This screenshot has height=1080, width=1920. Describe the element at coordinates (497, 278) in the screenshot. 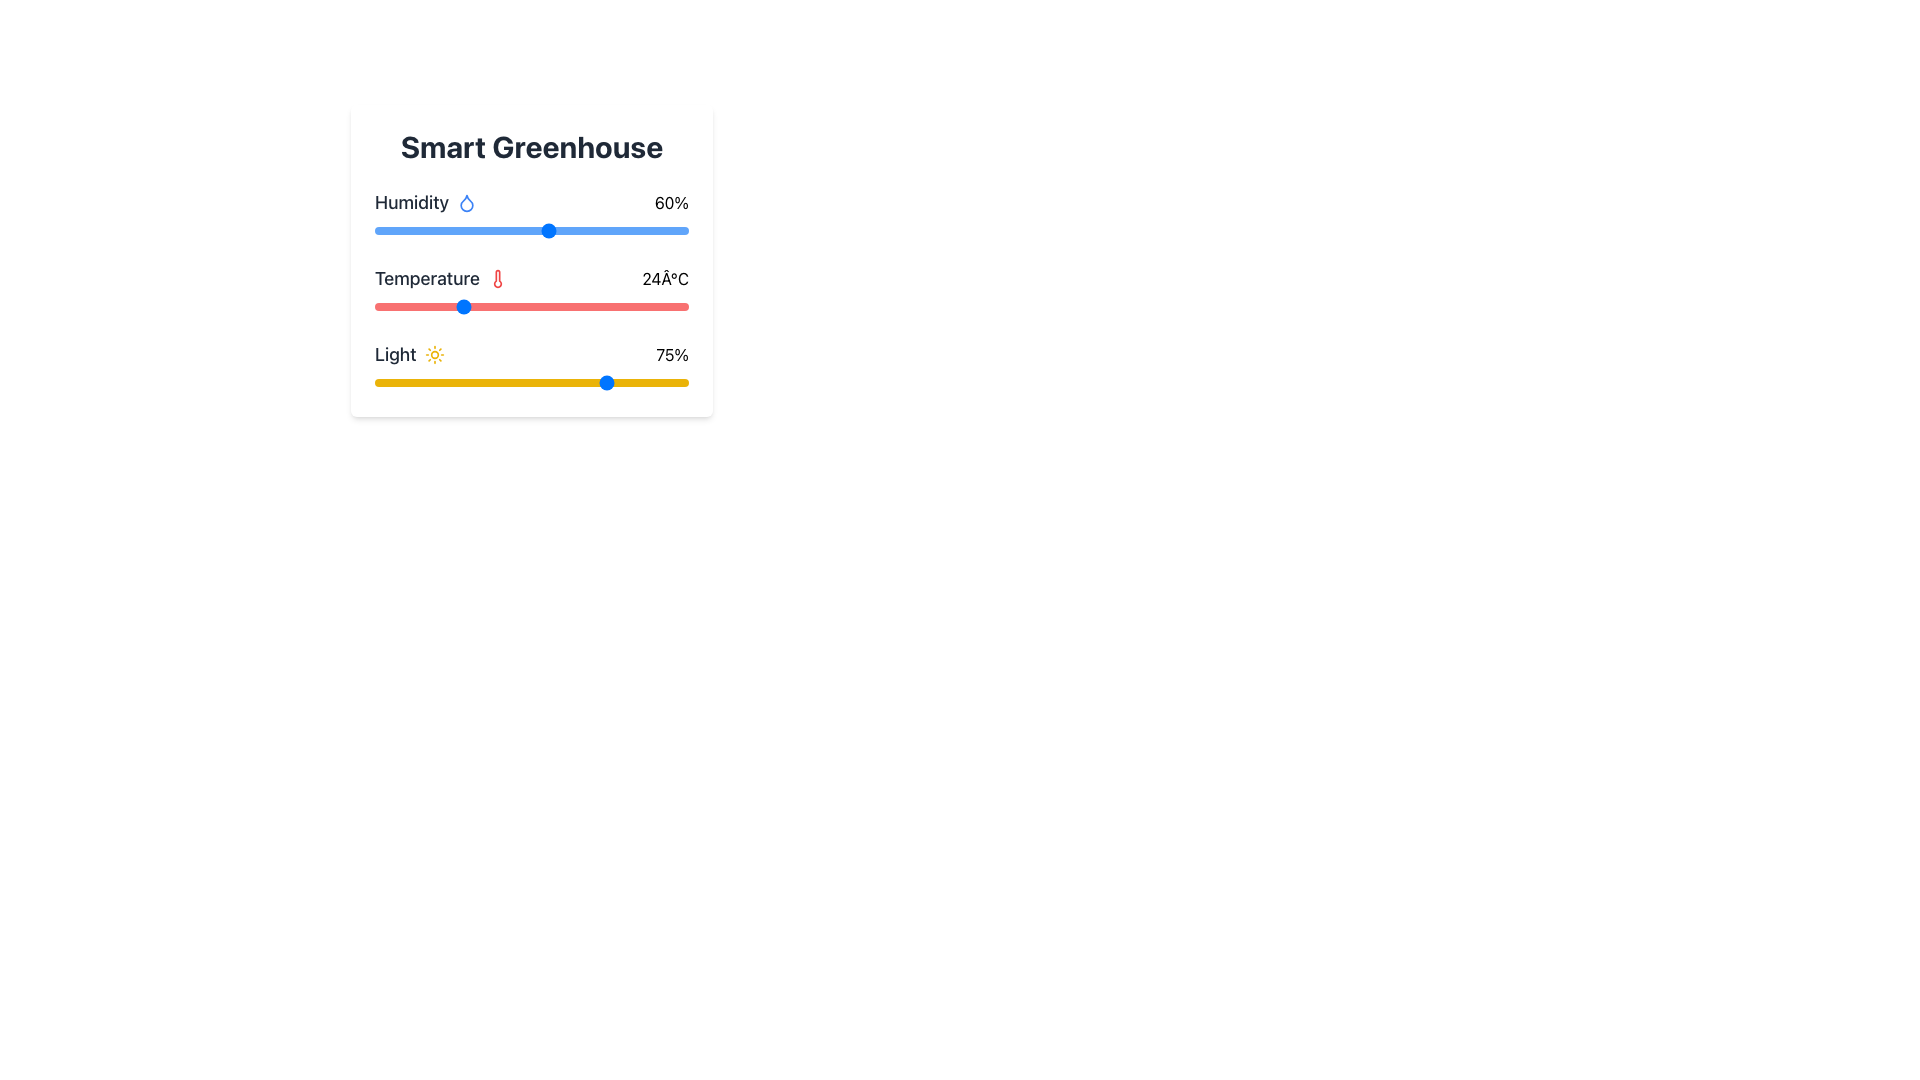

I see `the red thermometer icon located next to the Temperature label, which enhances contextual relevance for the temperature display` at that location.